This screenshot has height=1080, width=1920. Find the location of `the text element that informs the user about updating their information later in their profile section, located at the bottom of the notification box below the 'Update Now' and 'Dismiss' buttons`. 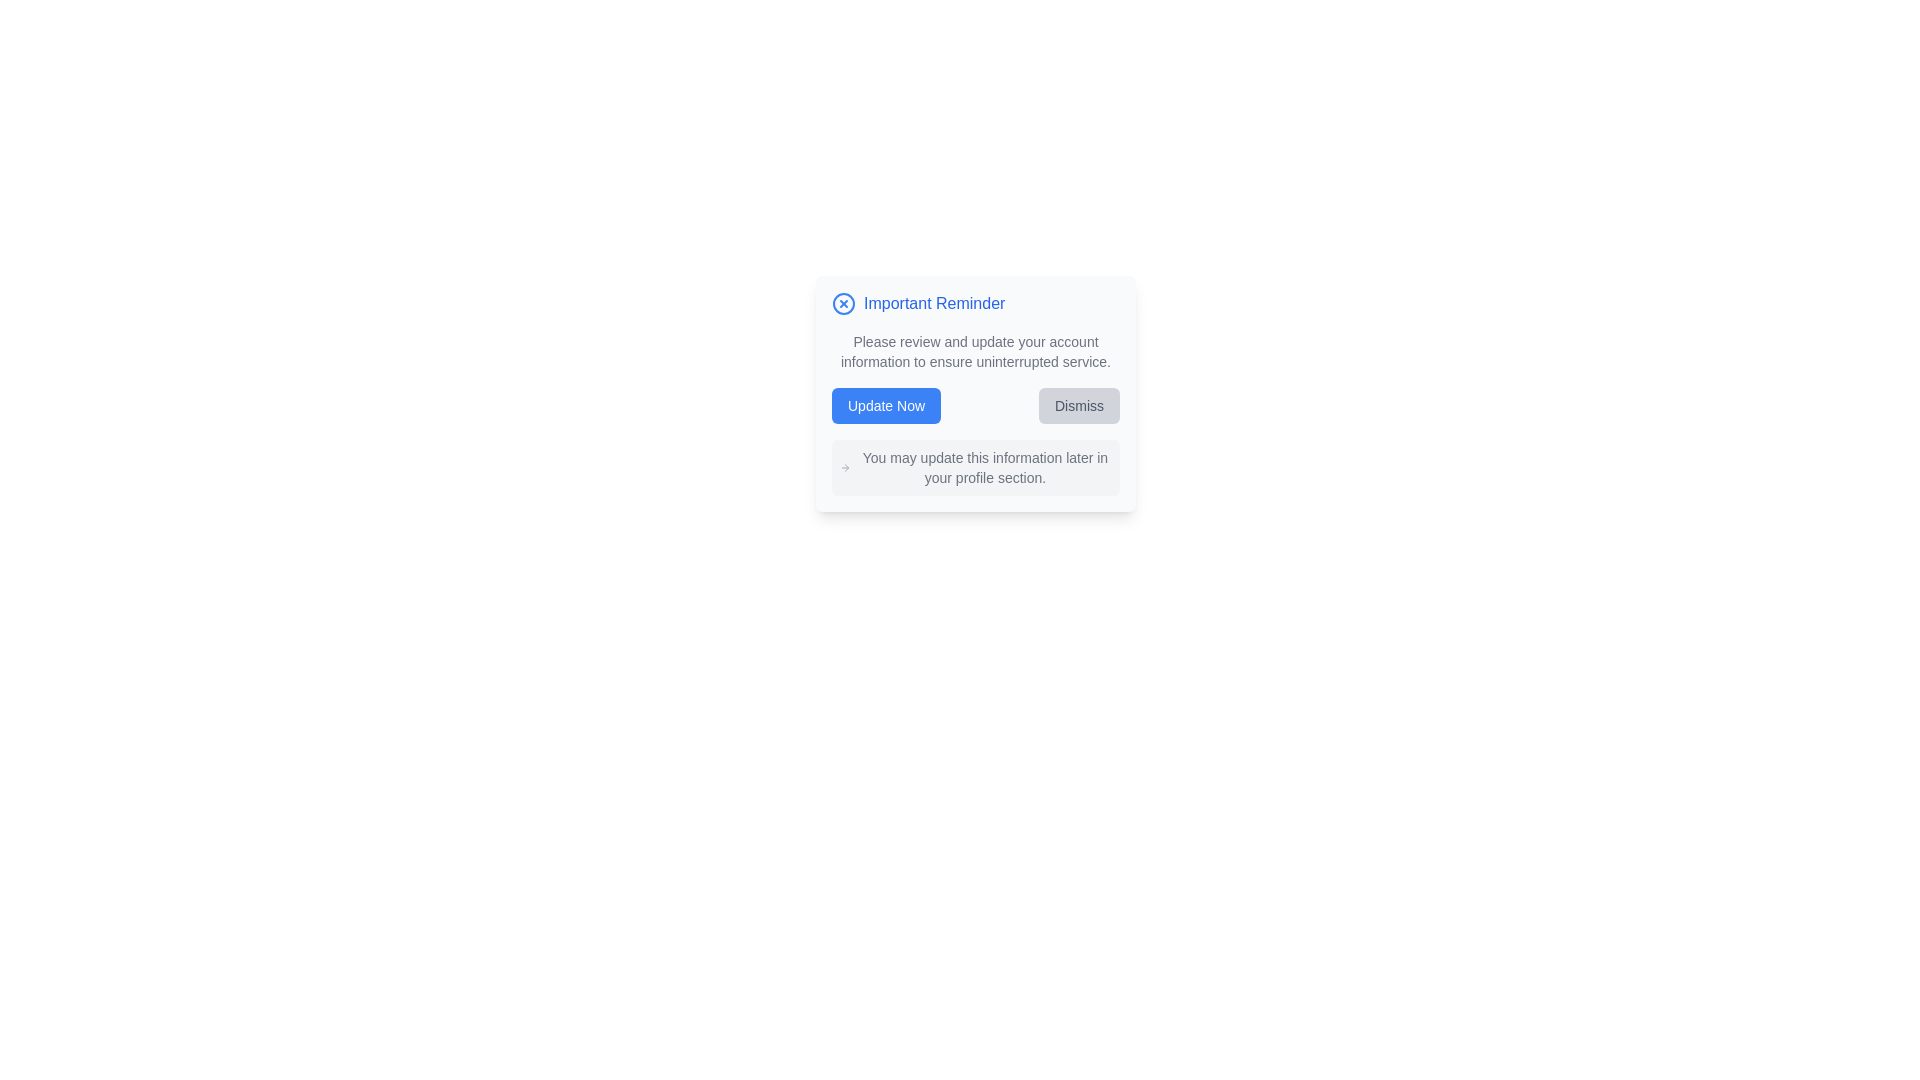

the text element that informs the user about updating their information later in their profile section, located at the bottom of the notification box below the 'Update Now' and 'Dismiss' buttons is located at coordinates (975, 467).